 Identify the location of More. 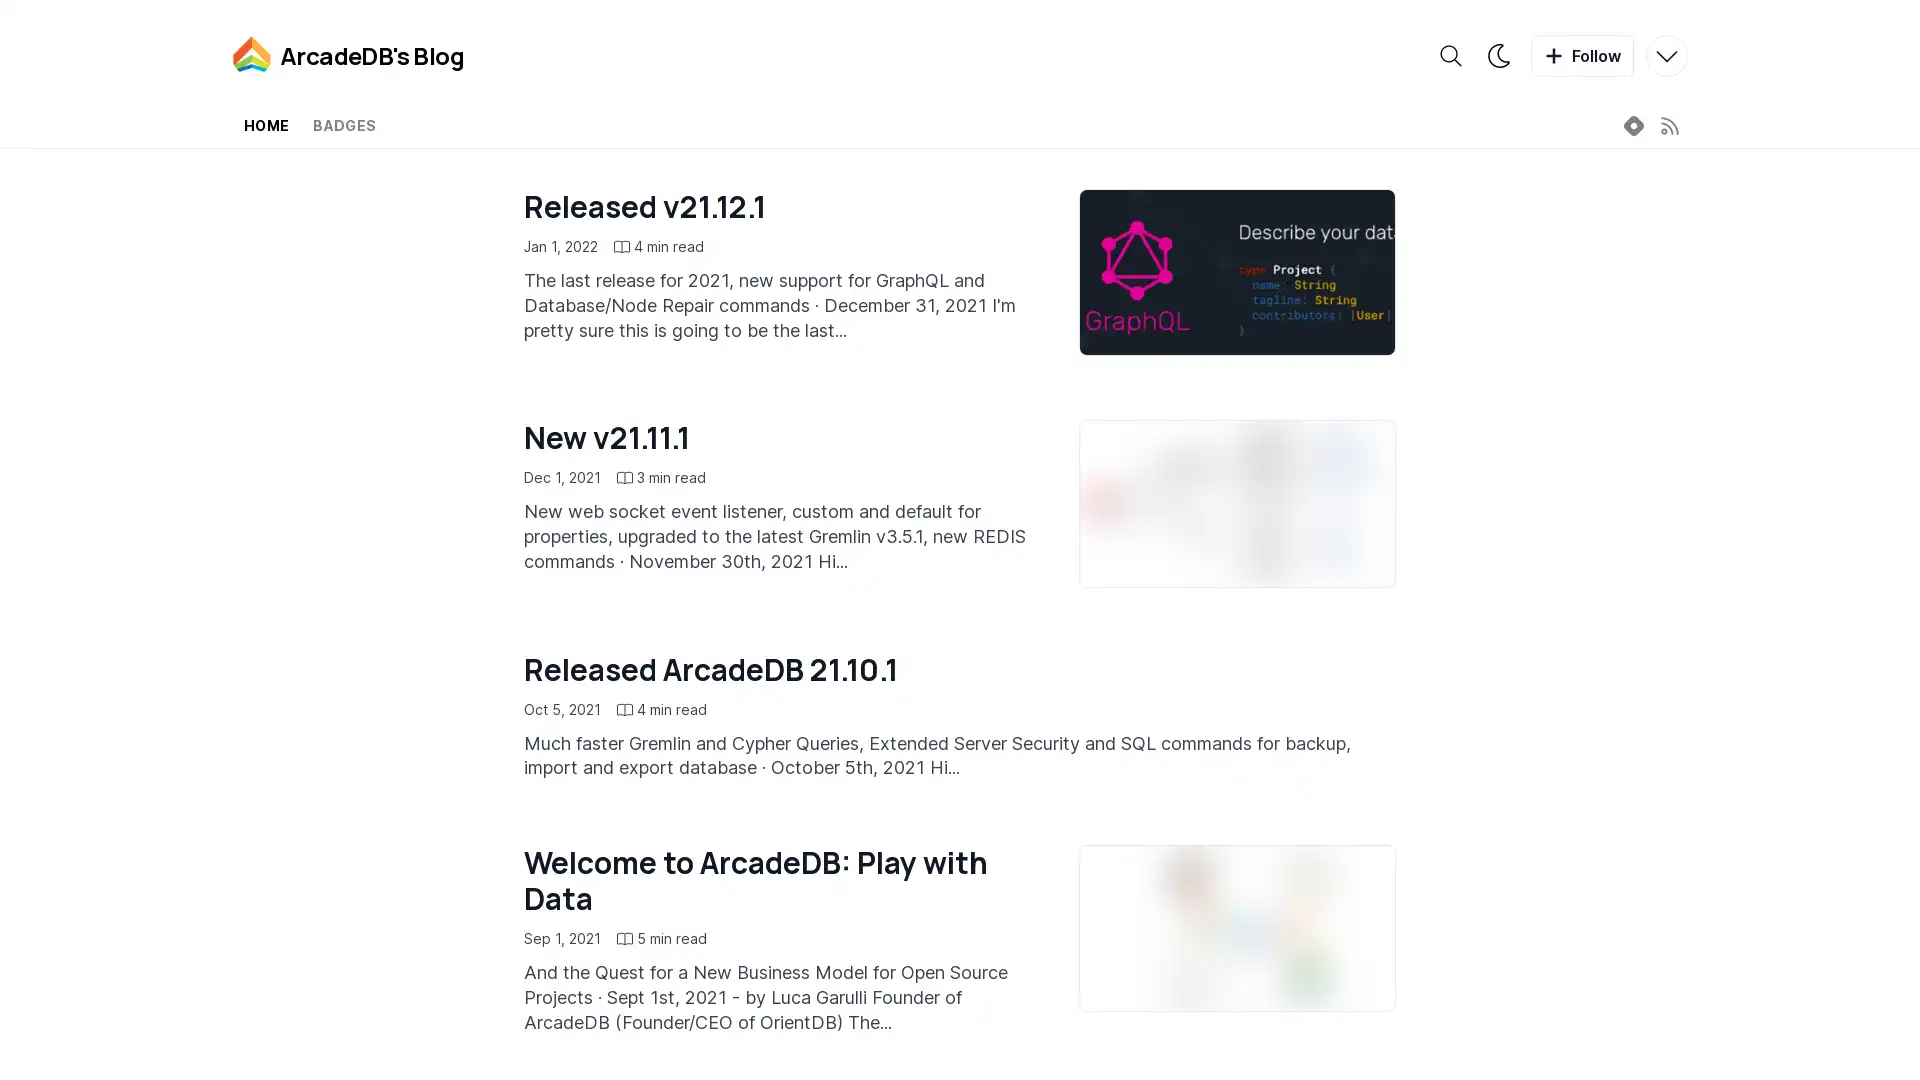
(1666, 55).